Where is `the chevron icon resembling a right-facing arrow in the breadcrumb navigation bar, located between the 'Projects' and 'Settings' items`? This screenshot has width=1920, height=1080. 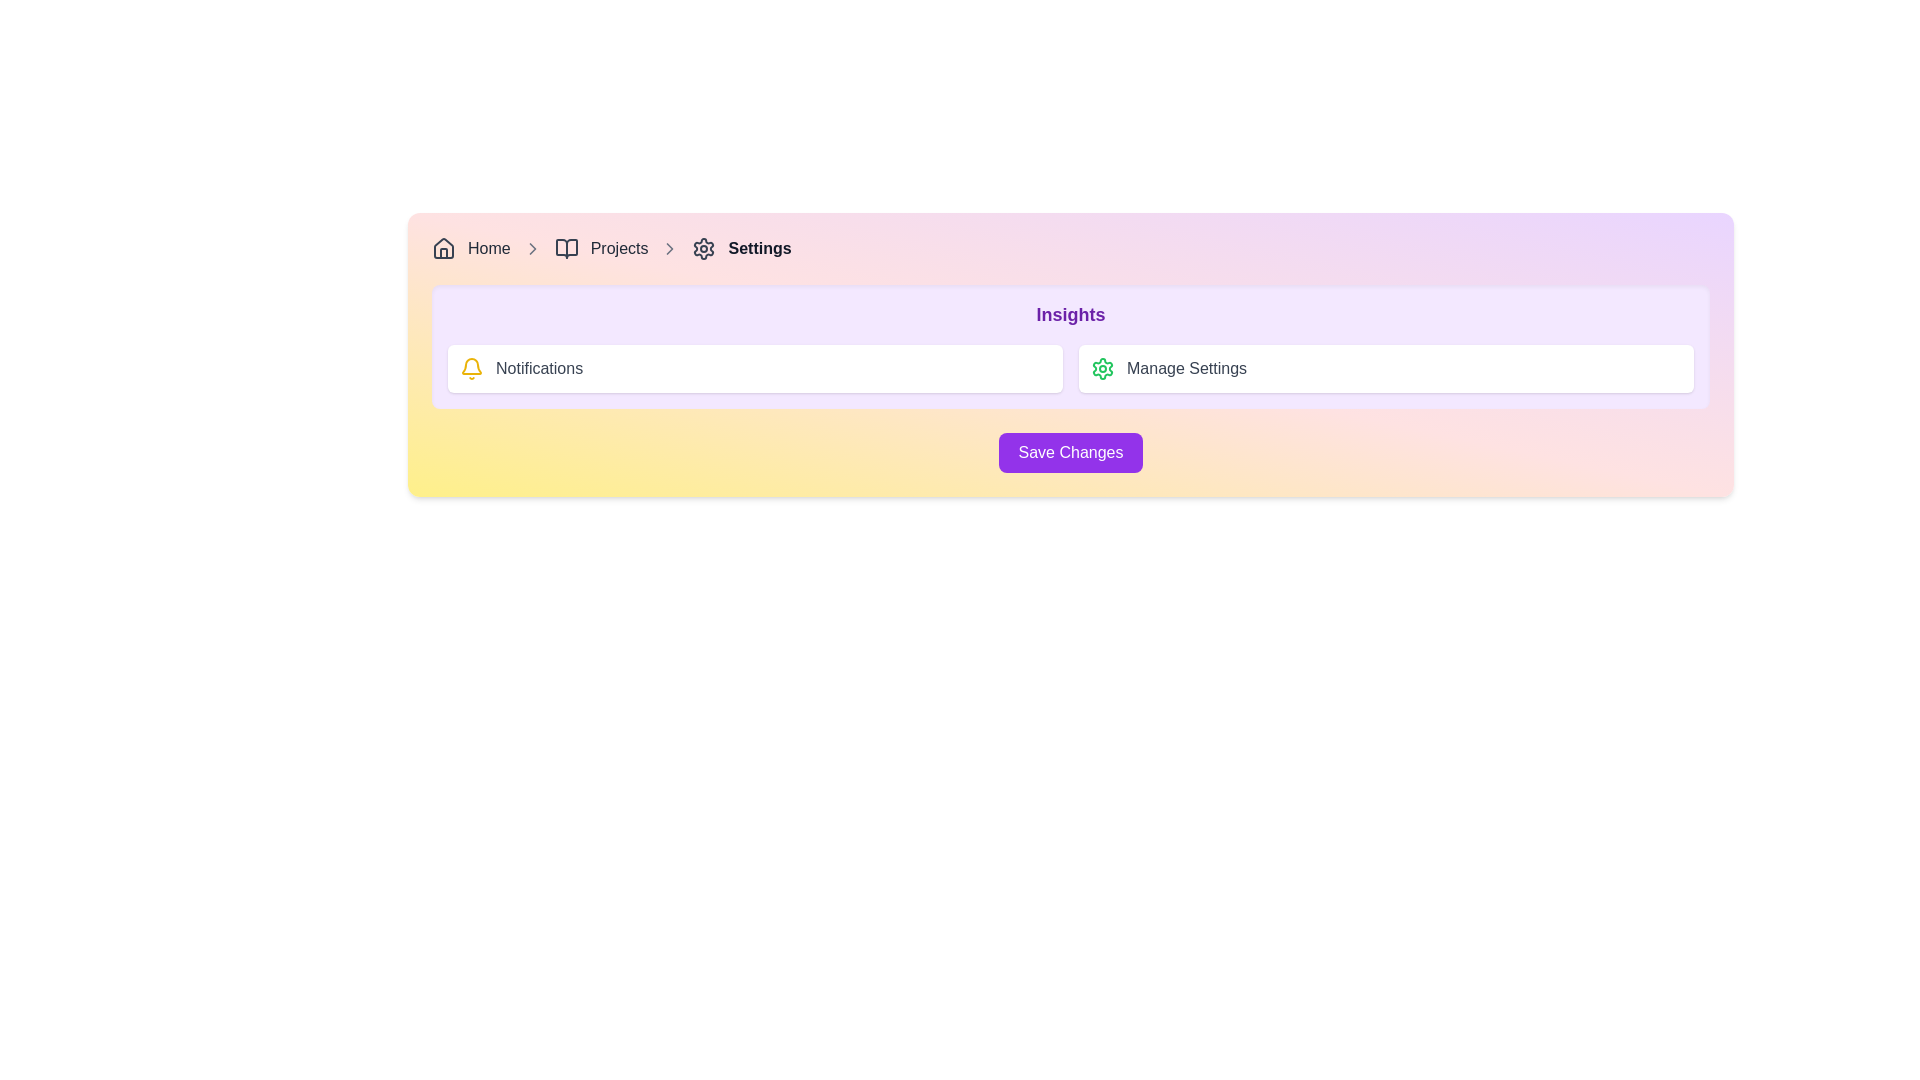 the chevron icon resembling a right-facing arrow in the breadcrumb navigation bar, located between the 'Projects' and 'Settings' items is located at coordinates (532, 248).